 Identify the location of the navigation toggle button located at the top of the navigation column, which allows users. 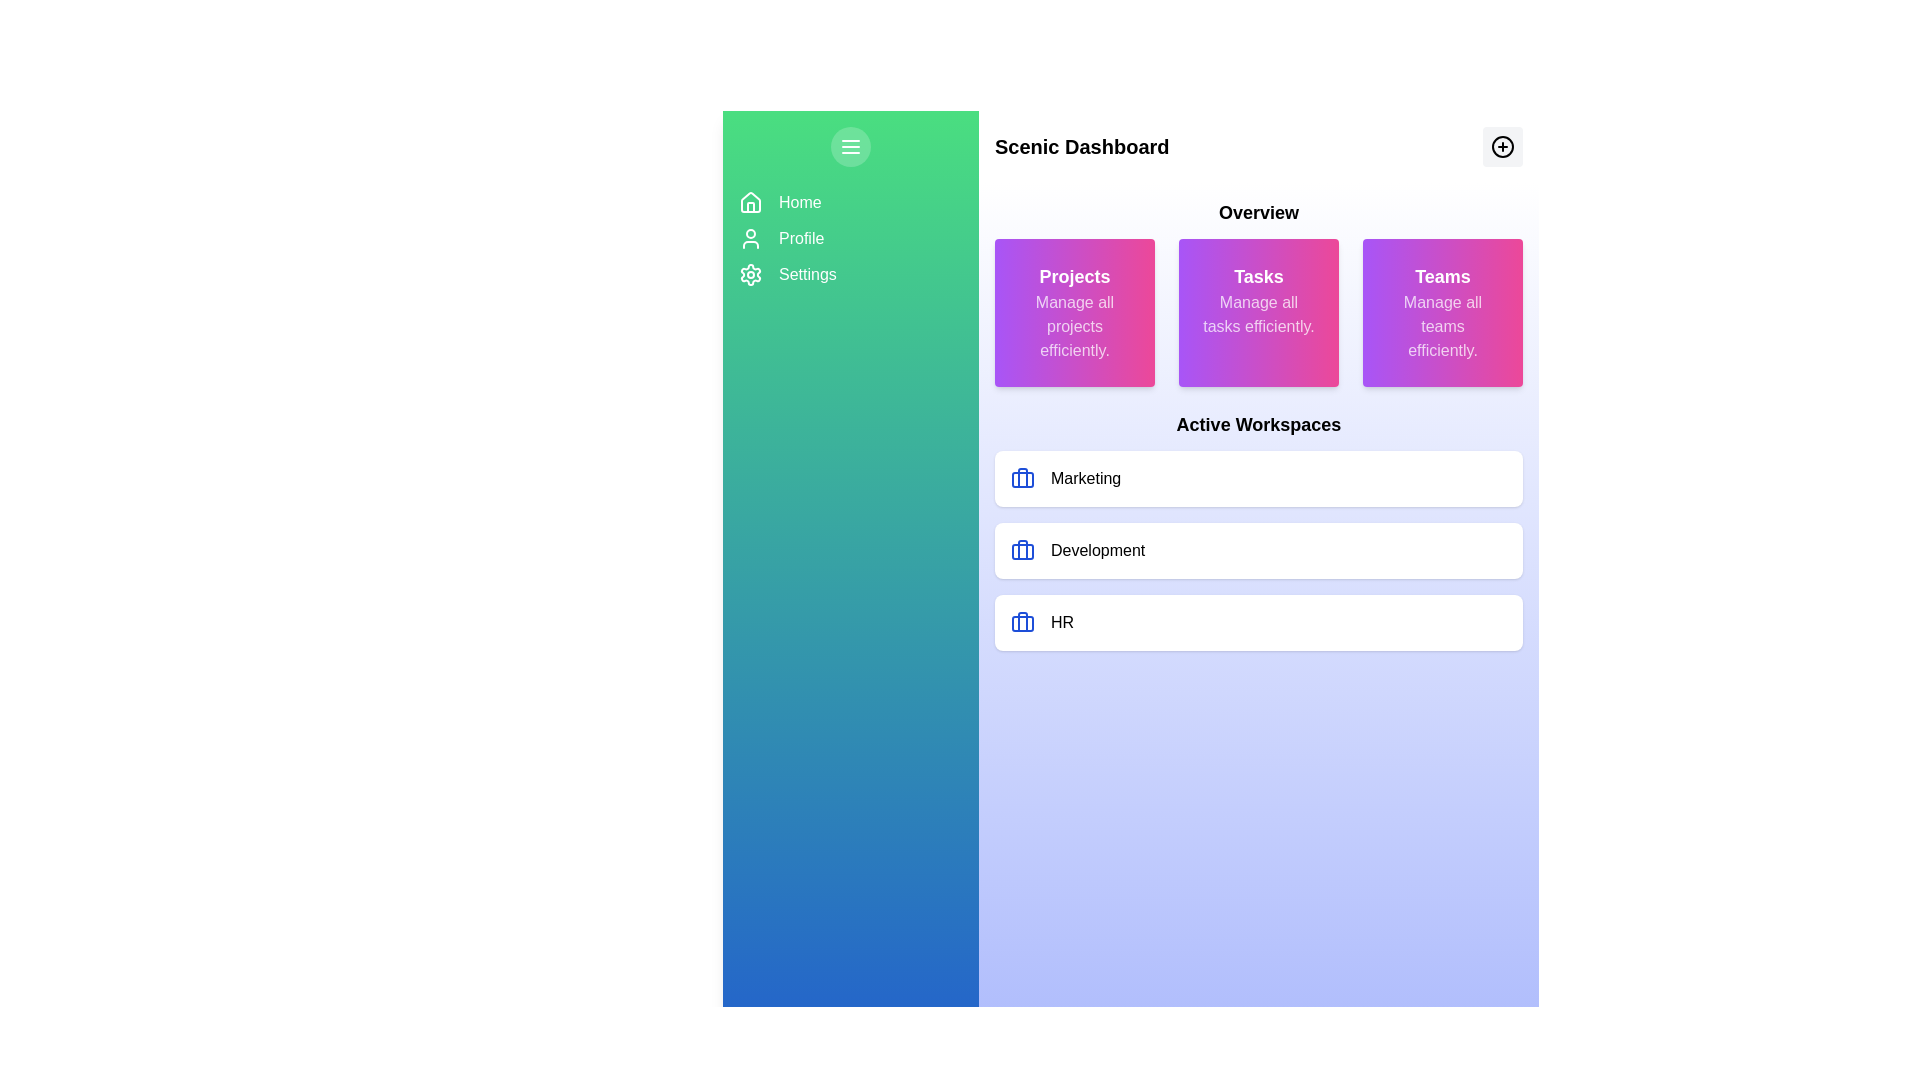
(850, 145).